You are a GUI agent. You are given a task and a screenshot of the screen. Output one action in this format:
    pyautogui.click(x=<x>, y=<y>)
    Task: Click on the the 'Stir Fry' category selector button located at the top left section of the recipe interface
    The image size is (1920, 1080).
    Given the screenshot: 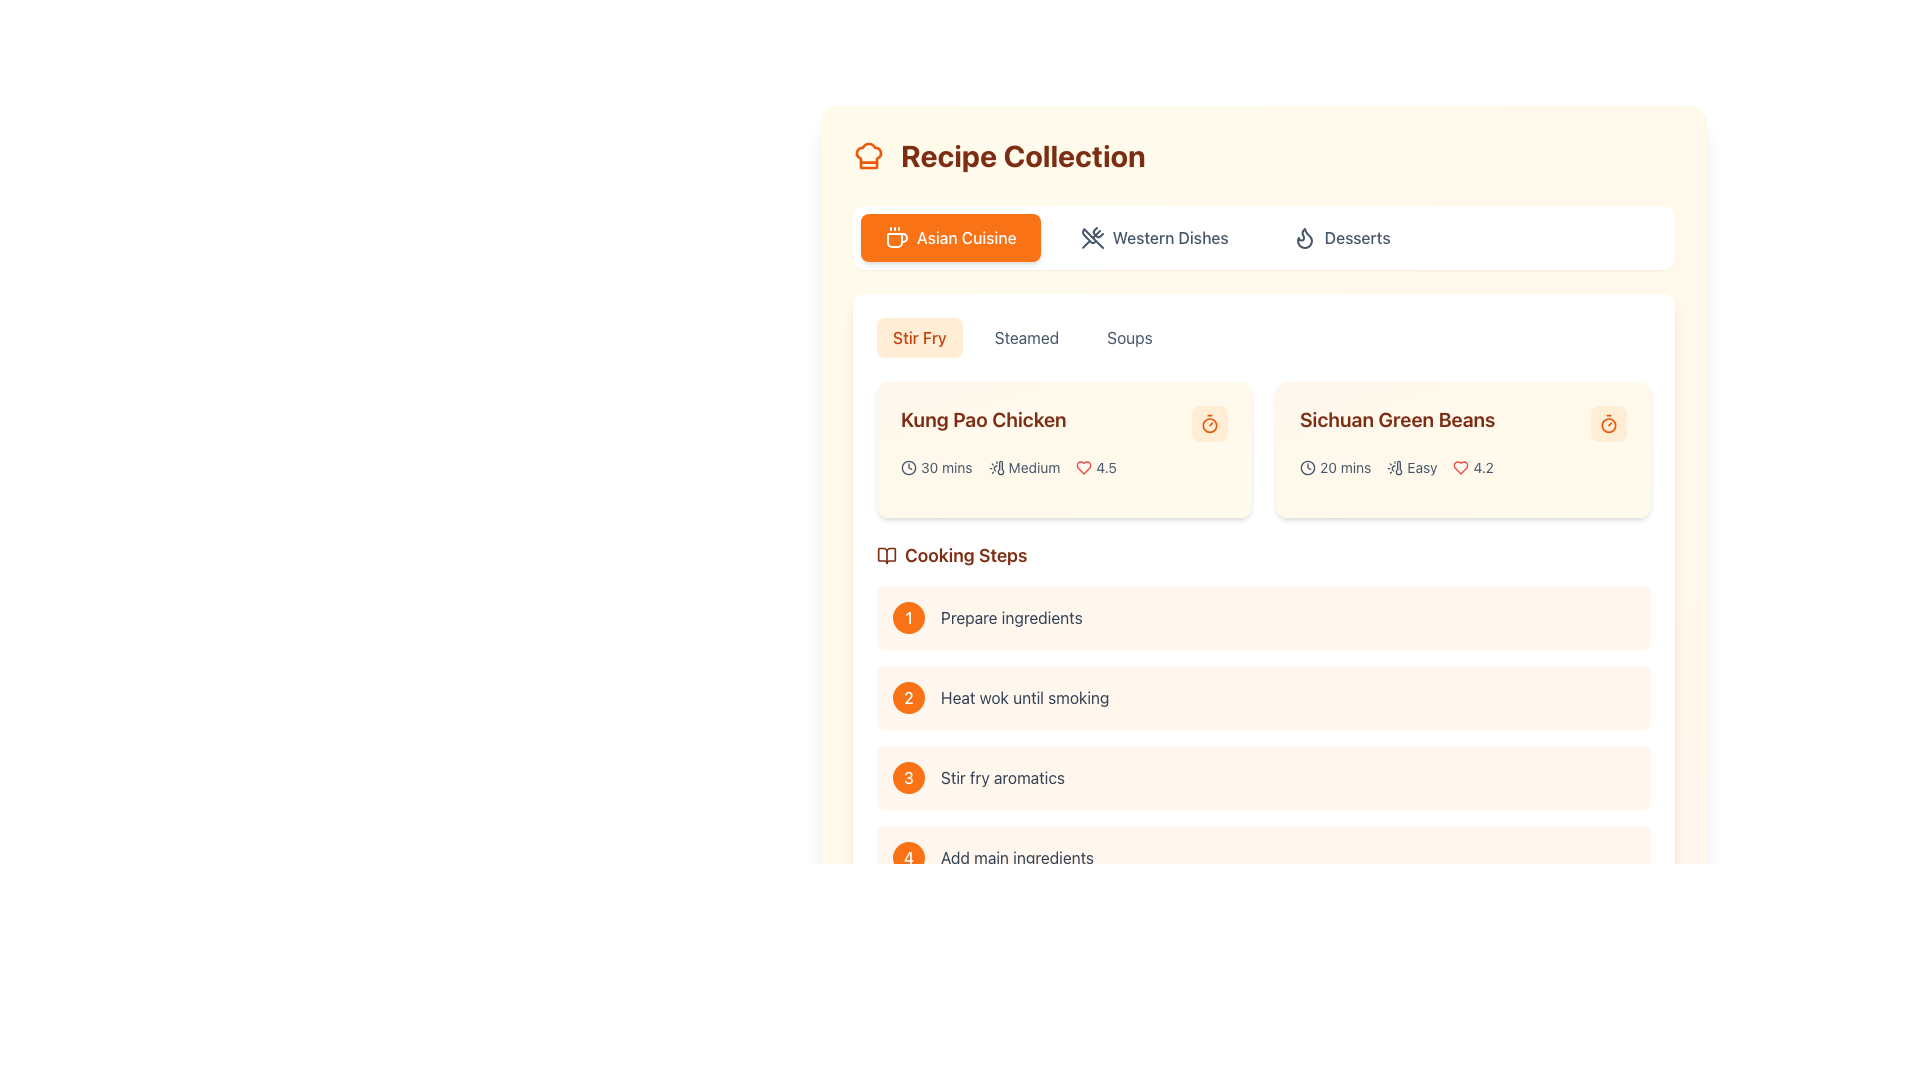 What is the action you would take?
    pyautogui.click(x=918, y=337)
    